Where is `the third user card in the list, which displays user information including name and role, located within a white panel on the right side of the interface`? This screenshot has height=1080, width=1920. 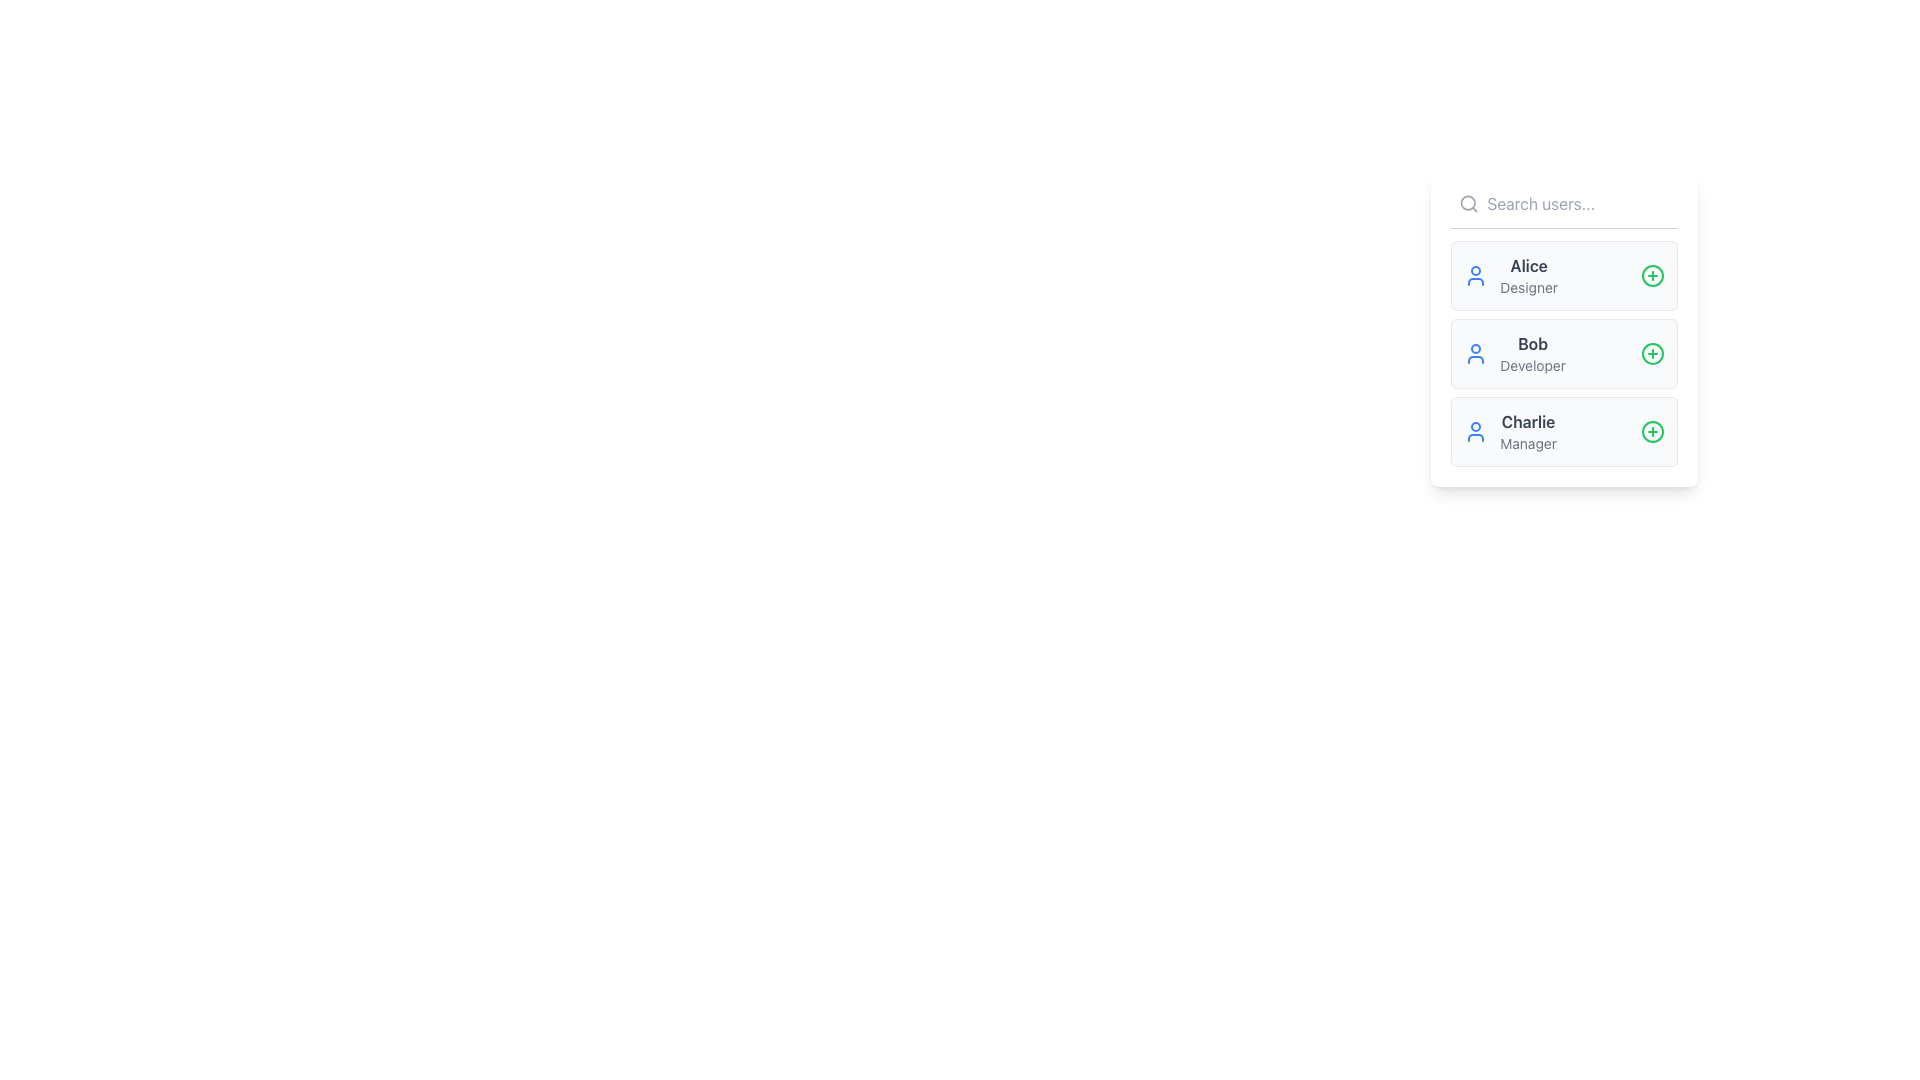
the third user card in the list, which displays user information including name and role, located within a white panel on the right side of the interface is located at coordinates (1510, 431).